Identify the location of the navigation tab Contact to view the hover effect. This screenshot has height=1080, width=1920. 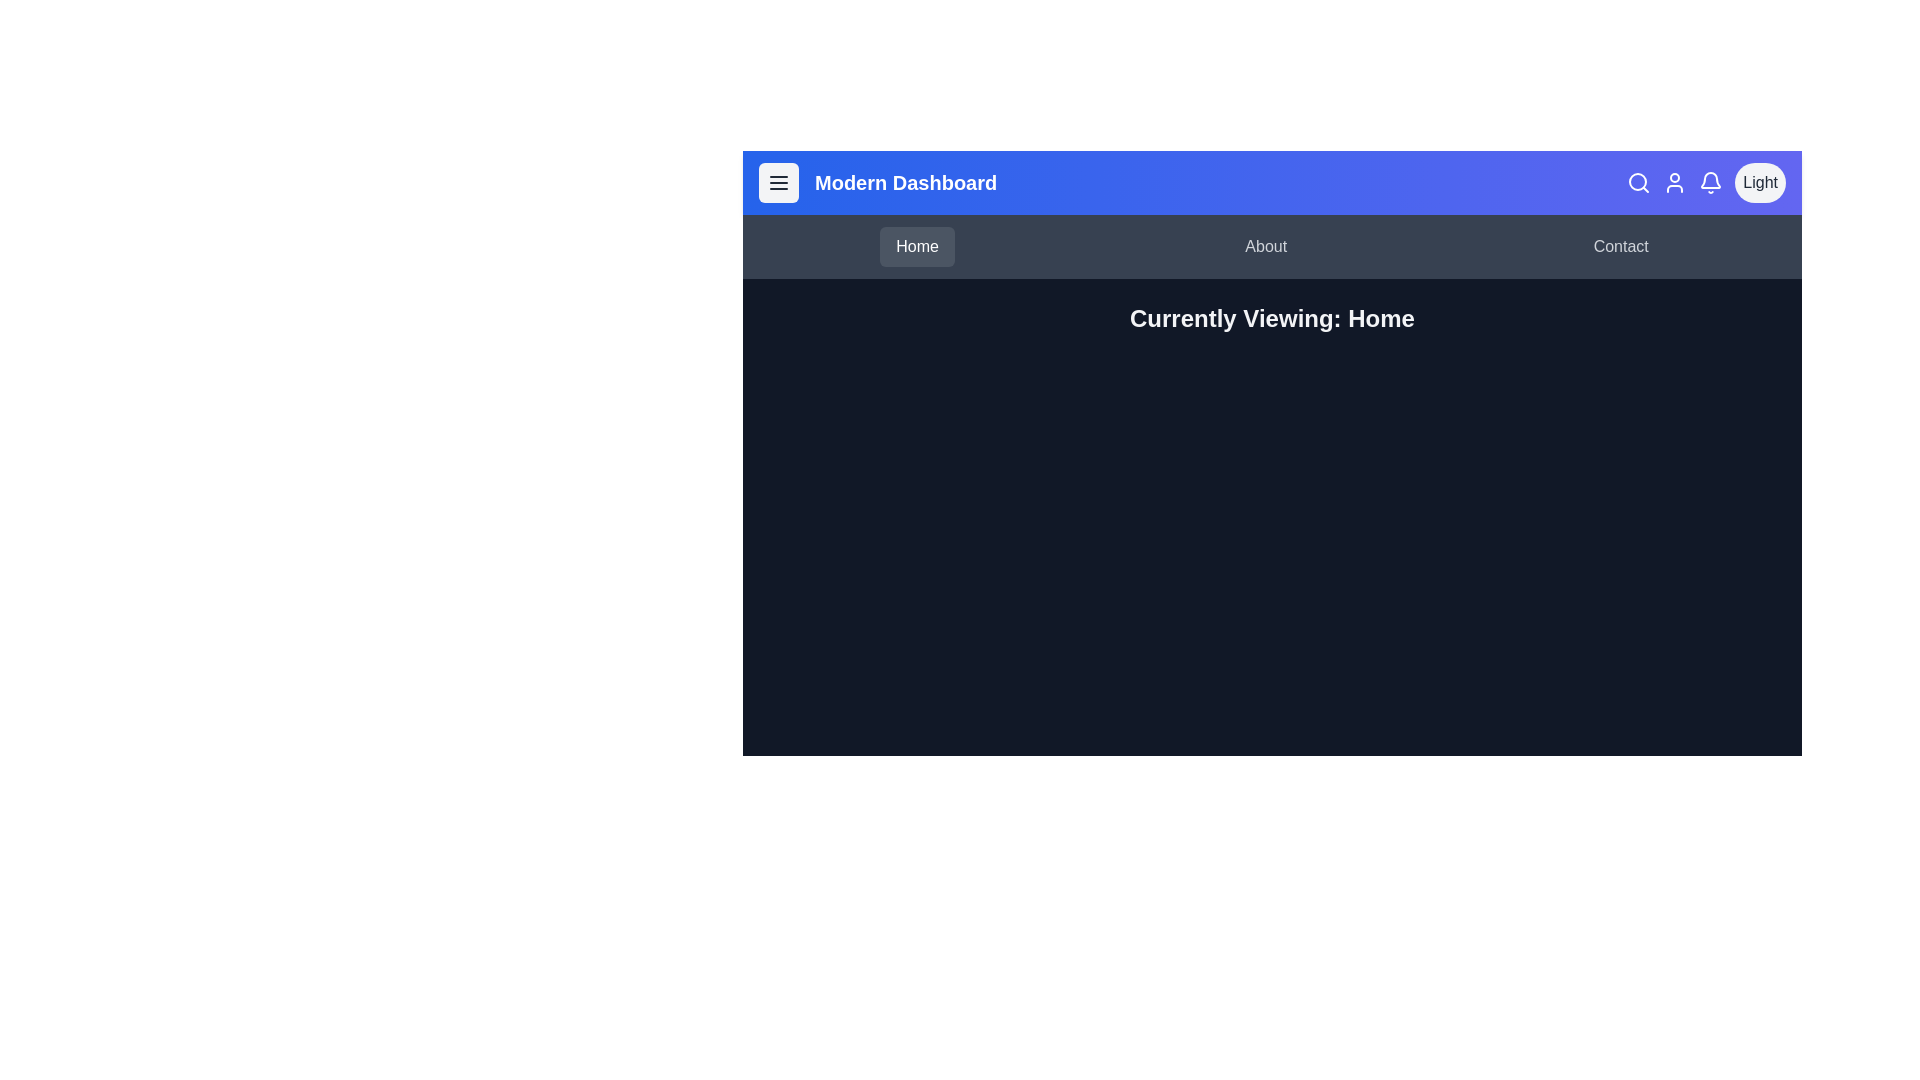
(1621, 245).